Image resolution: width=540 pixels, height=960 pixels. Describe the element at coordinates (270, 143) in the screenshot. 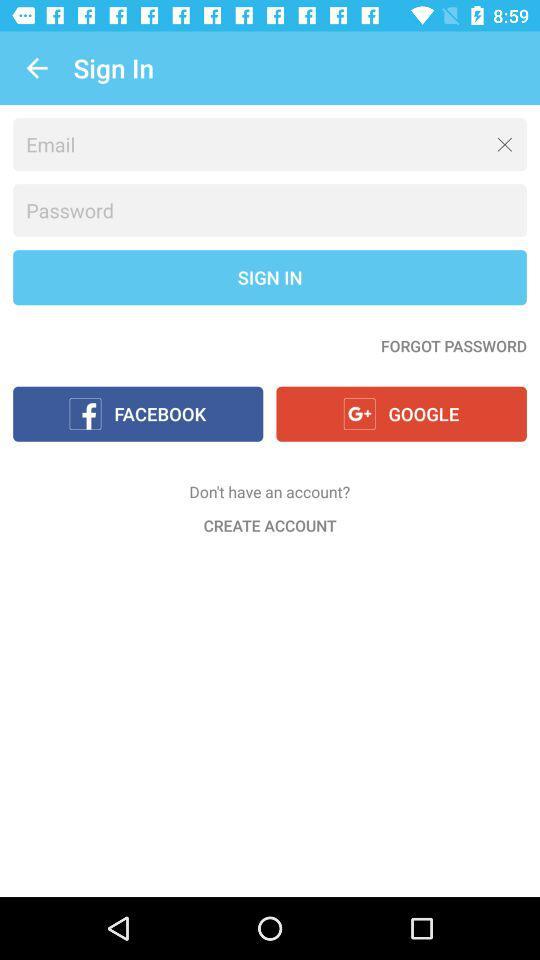

I see `email box` at that location.